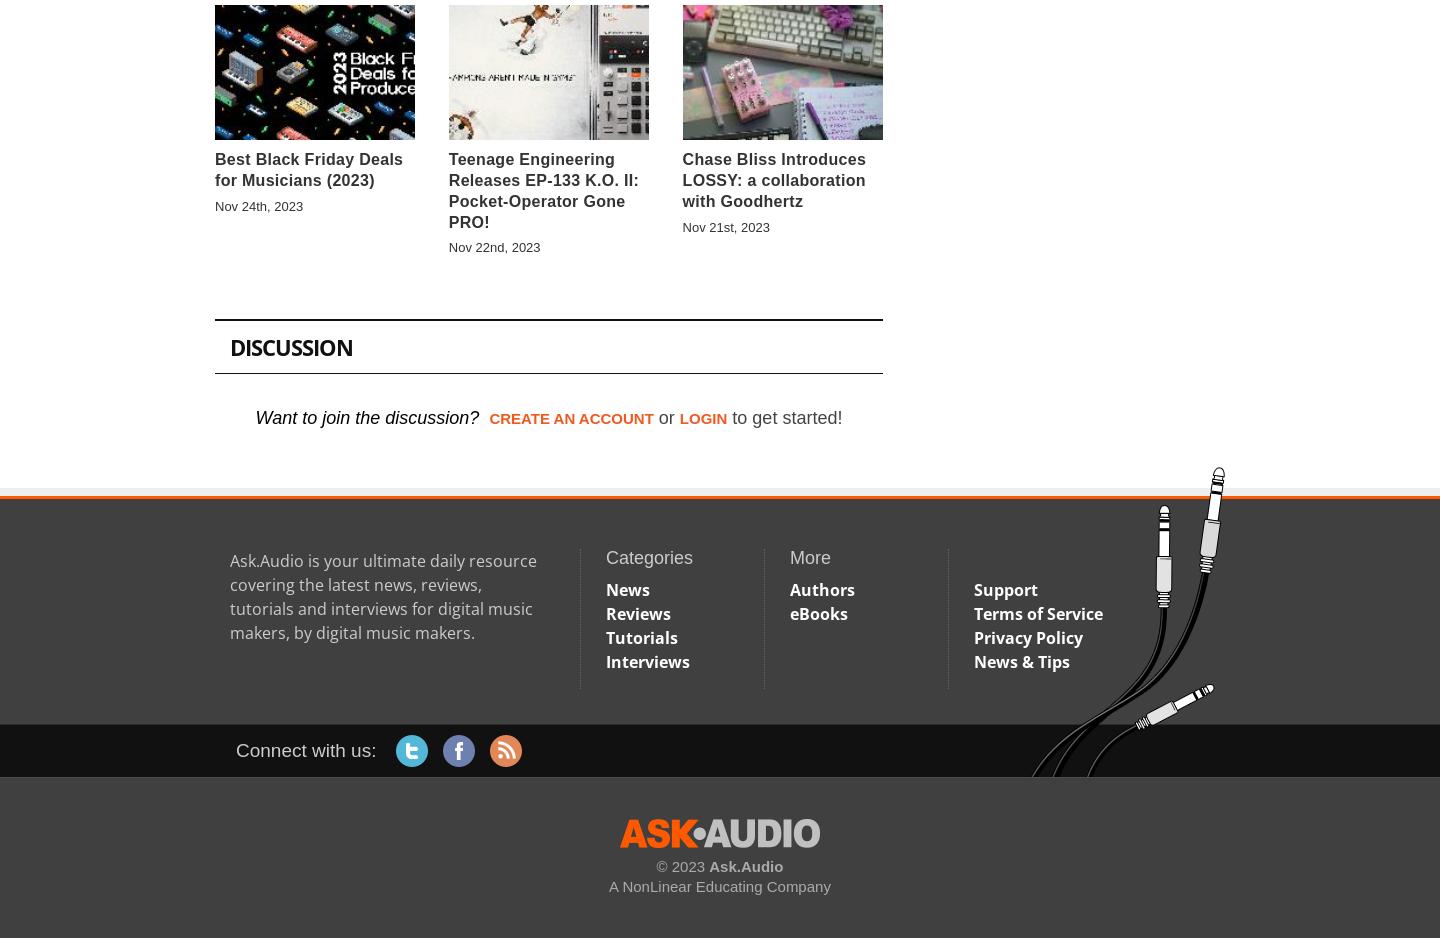  Describe the element at coordinates (822, 587) in the screenshot. I see `'Authors'` at that location.